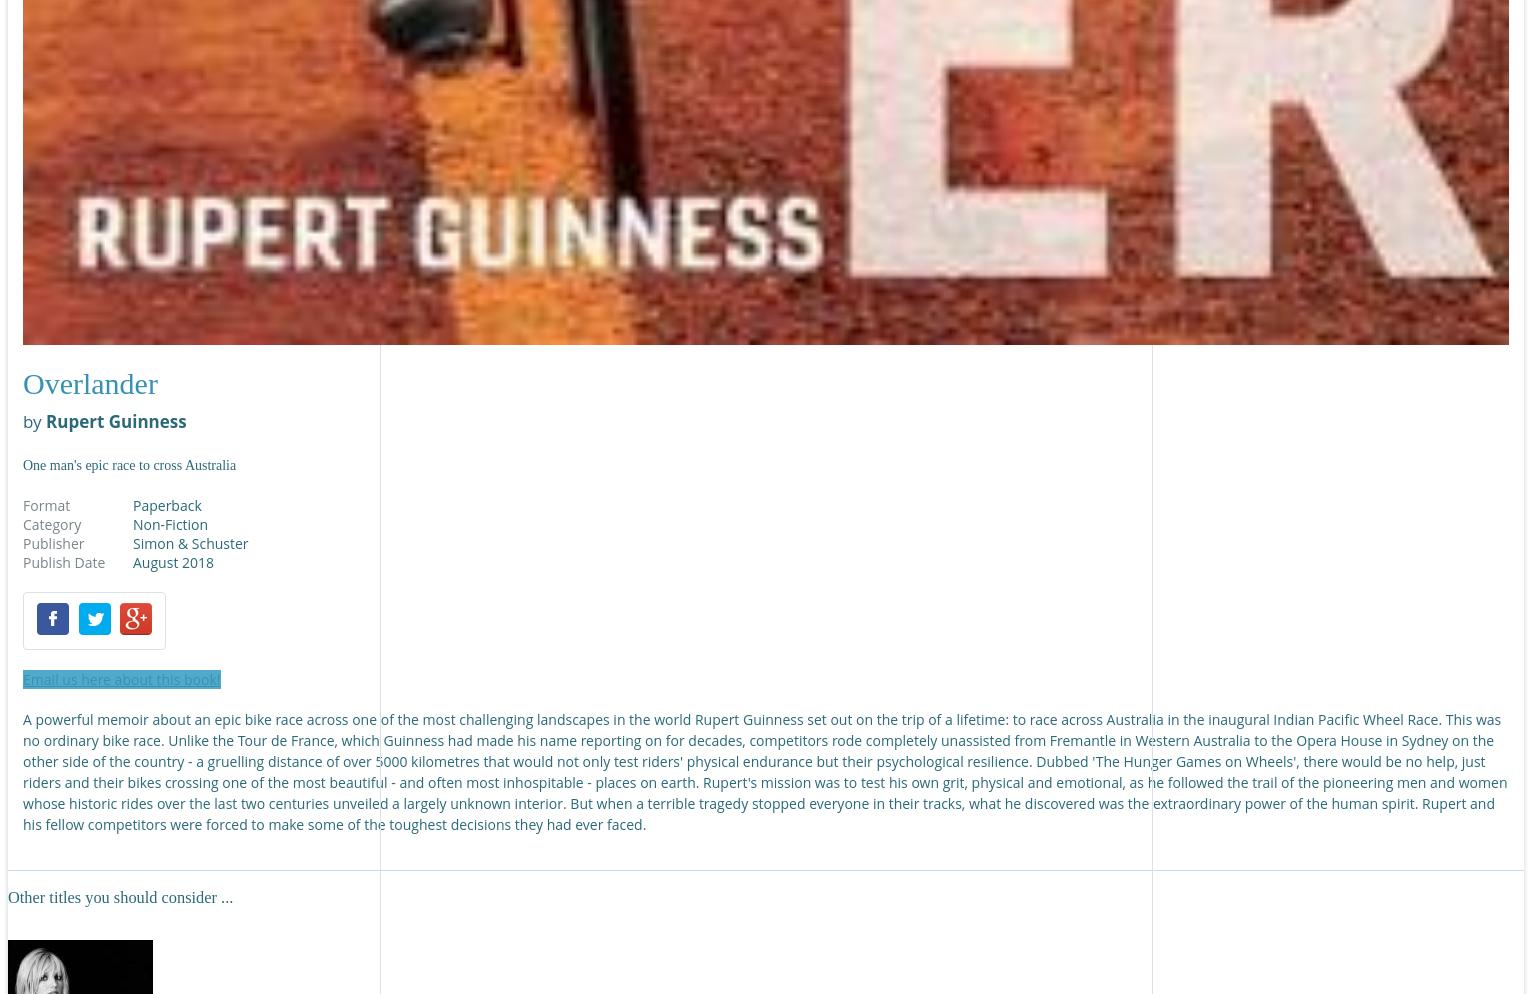 The height and width of the screenshot is (994, 1532). I want to click on 'Overlander', so click(22, 383).